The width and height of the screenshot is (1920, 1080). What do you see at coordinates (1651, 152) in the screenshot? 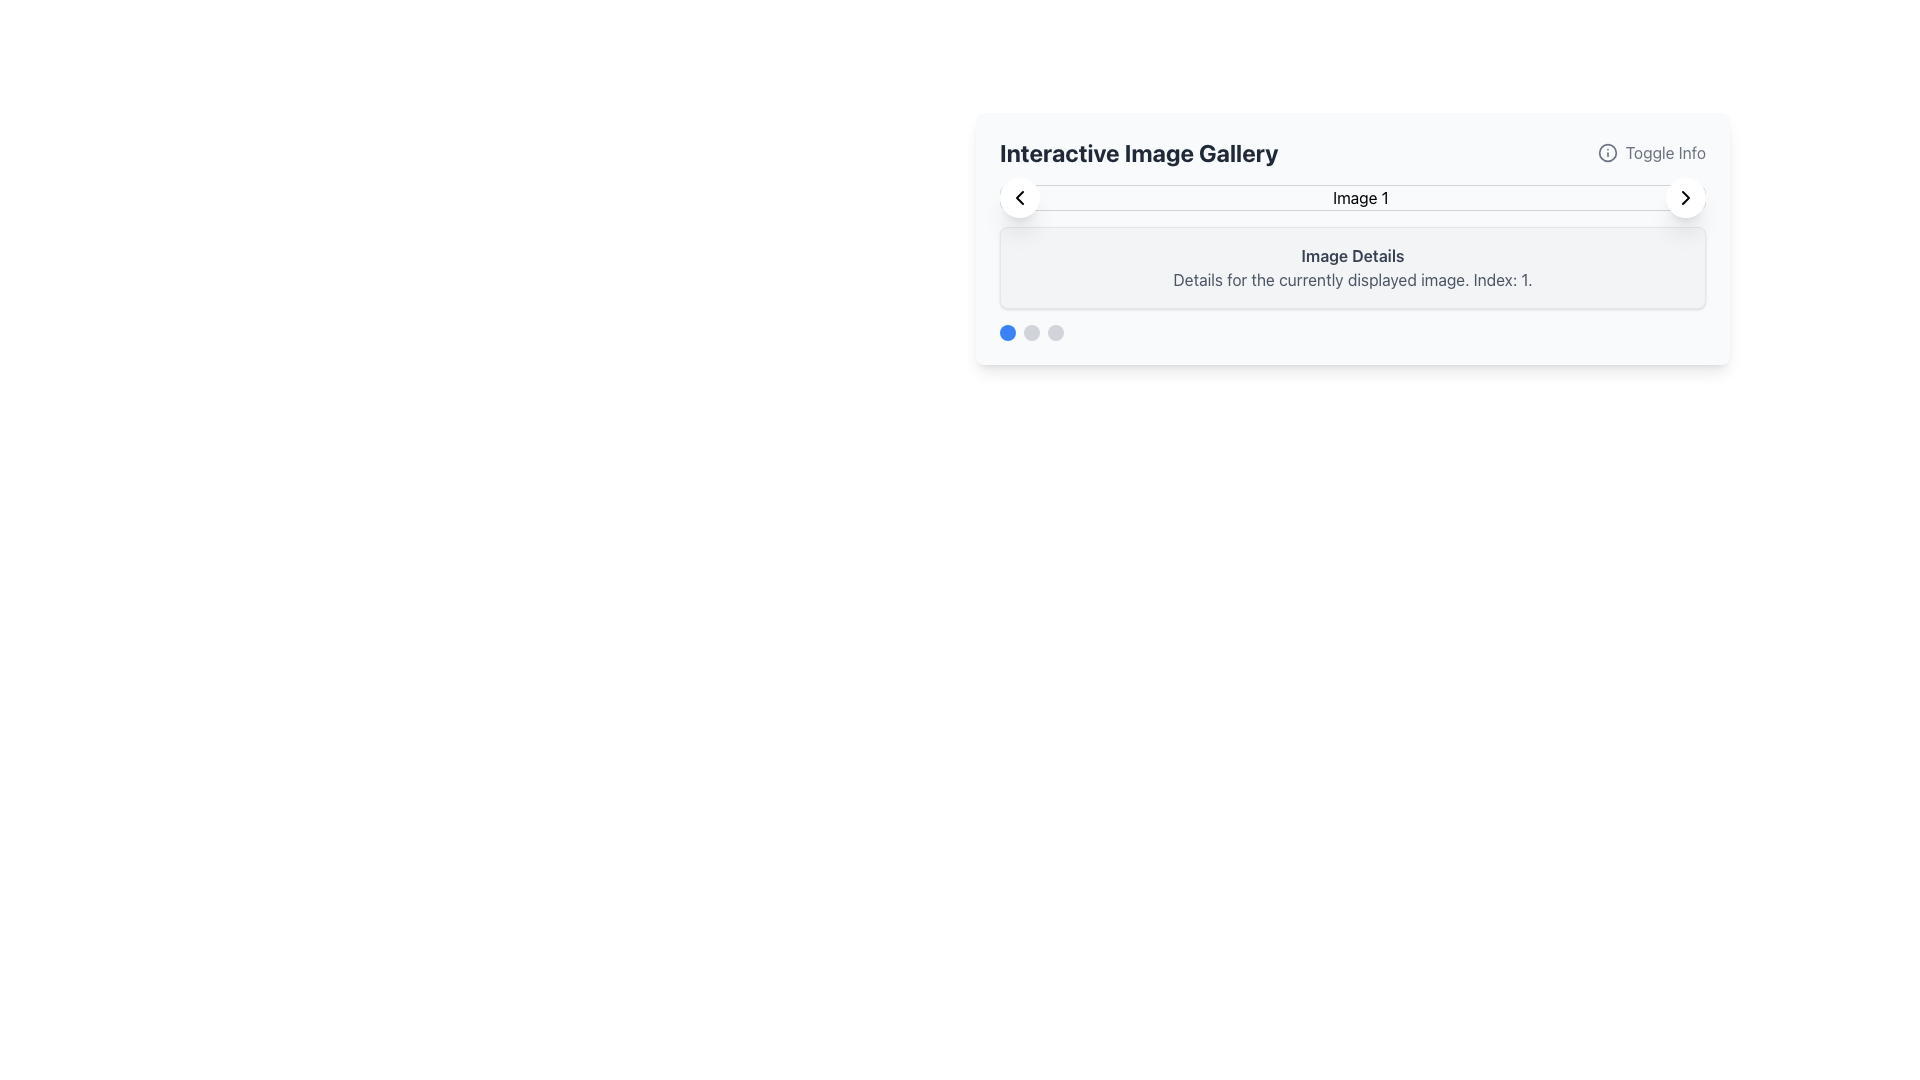
I see `the 'Toggle Info' button, which features an 'info' icon and gray text that turns blue on hover, located on the right side of the 'Interactive Image Gallery'` at bounding box center [1651, 152].